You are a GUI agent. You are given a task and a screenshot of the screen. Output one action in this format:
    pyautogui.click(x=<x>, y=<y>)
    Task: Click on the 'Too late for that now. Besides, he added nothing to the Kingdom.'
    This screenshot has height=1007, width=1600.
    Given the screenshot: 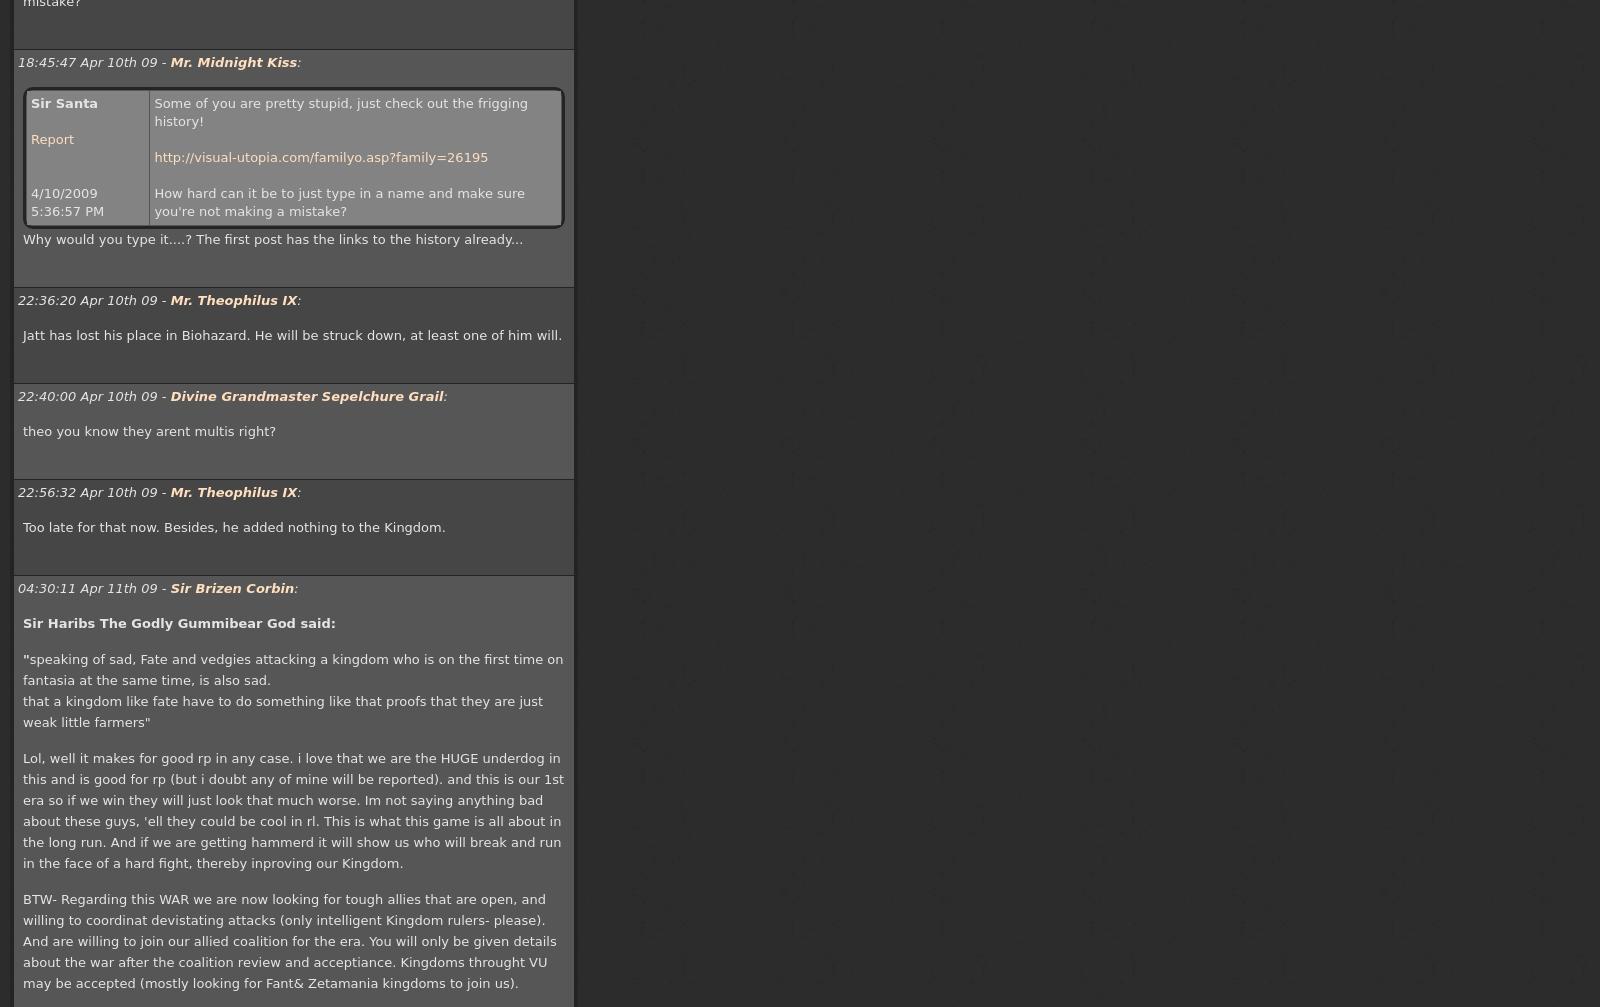 What is the action you would take?
    pyautogui.click(x=234, y=526)
    